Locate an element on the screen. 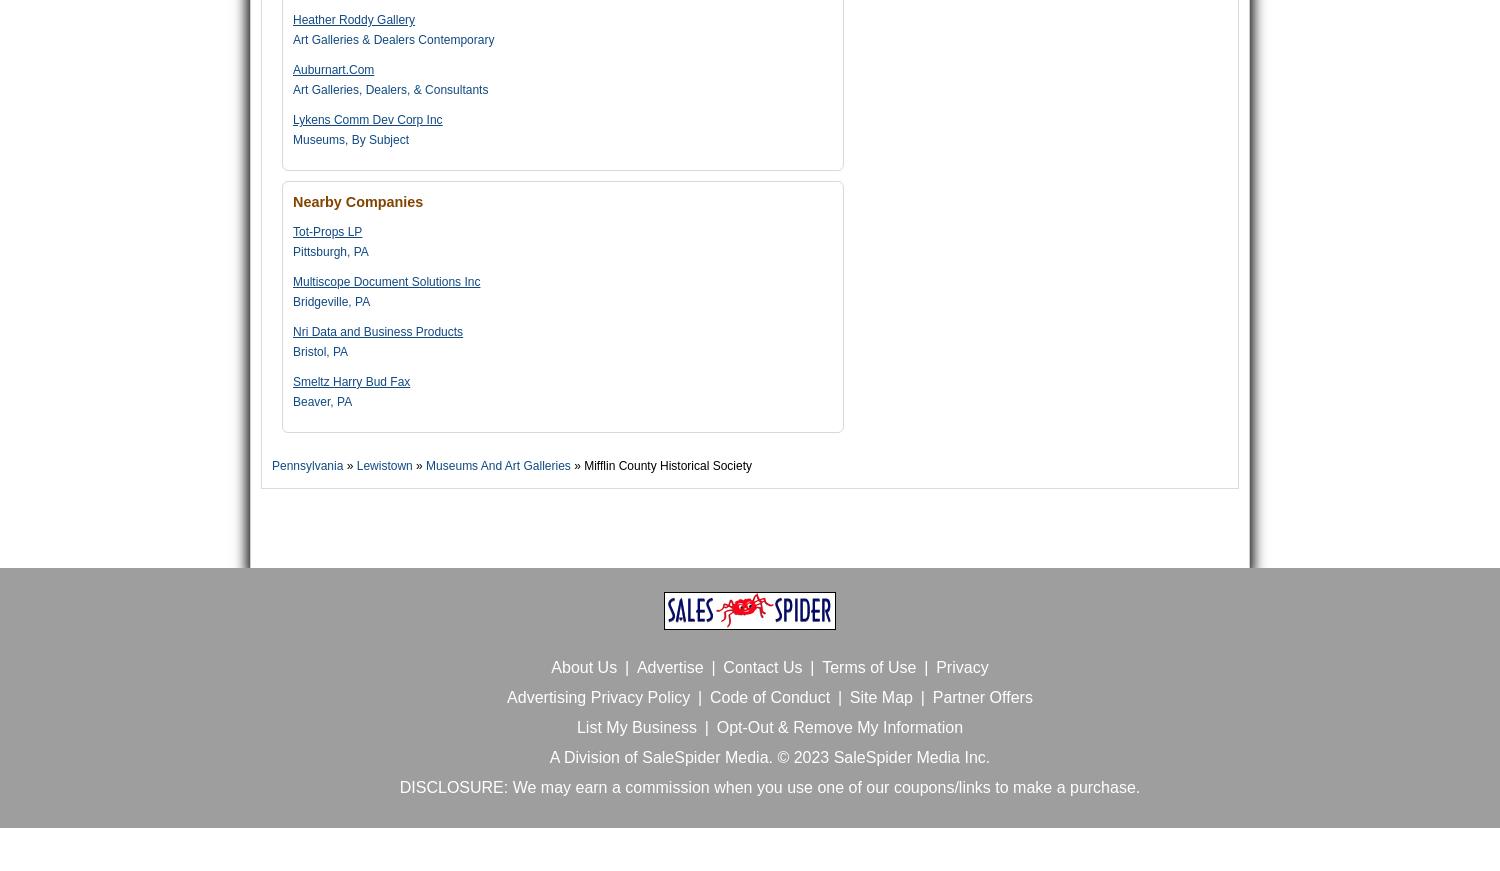  'A Division of SaleSpider Media. © 2023 SaleSpider Media Inc.' is located at coordinates (769, 757).